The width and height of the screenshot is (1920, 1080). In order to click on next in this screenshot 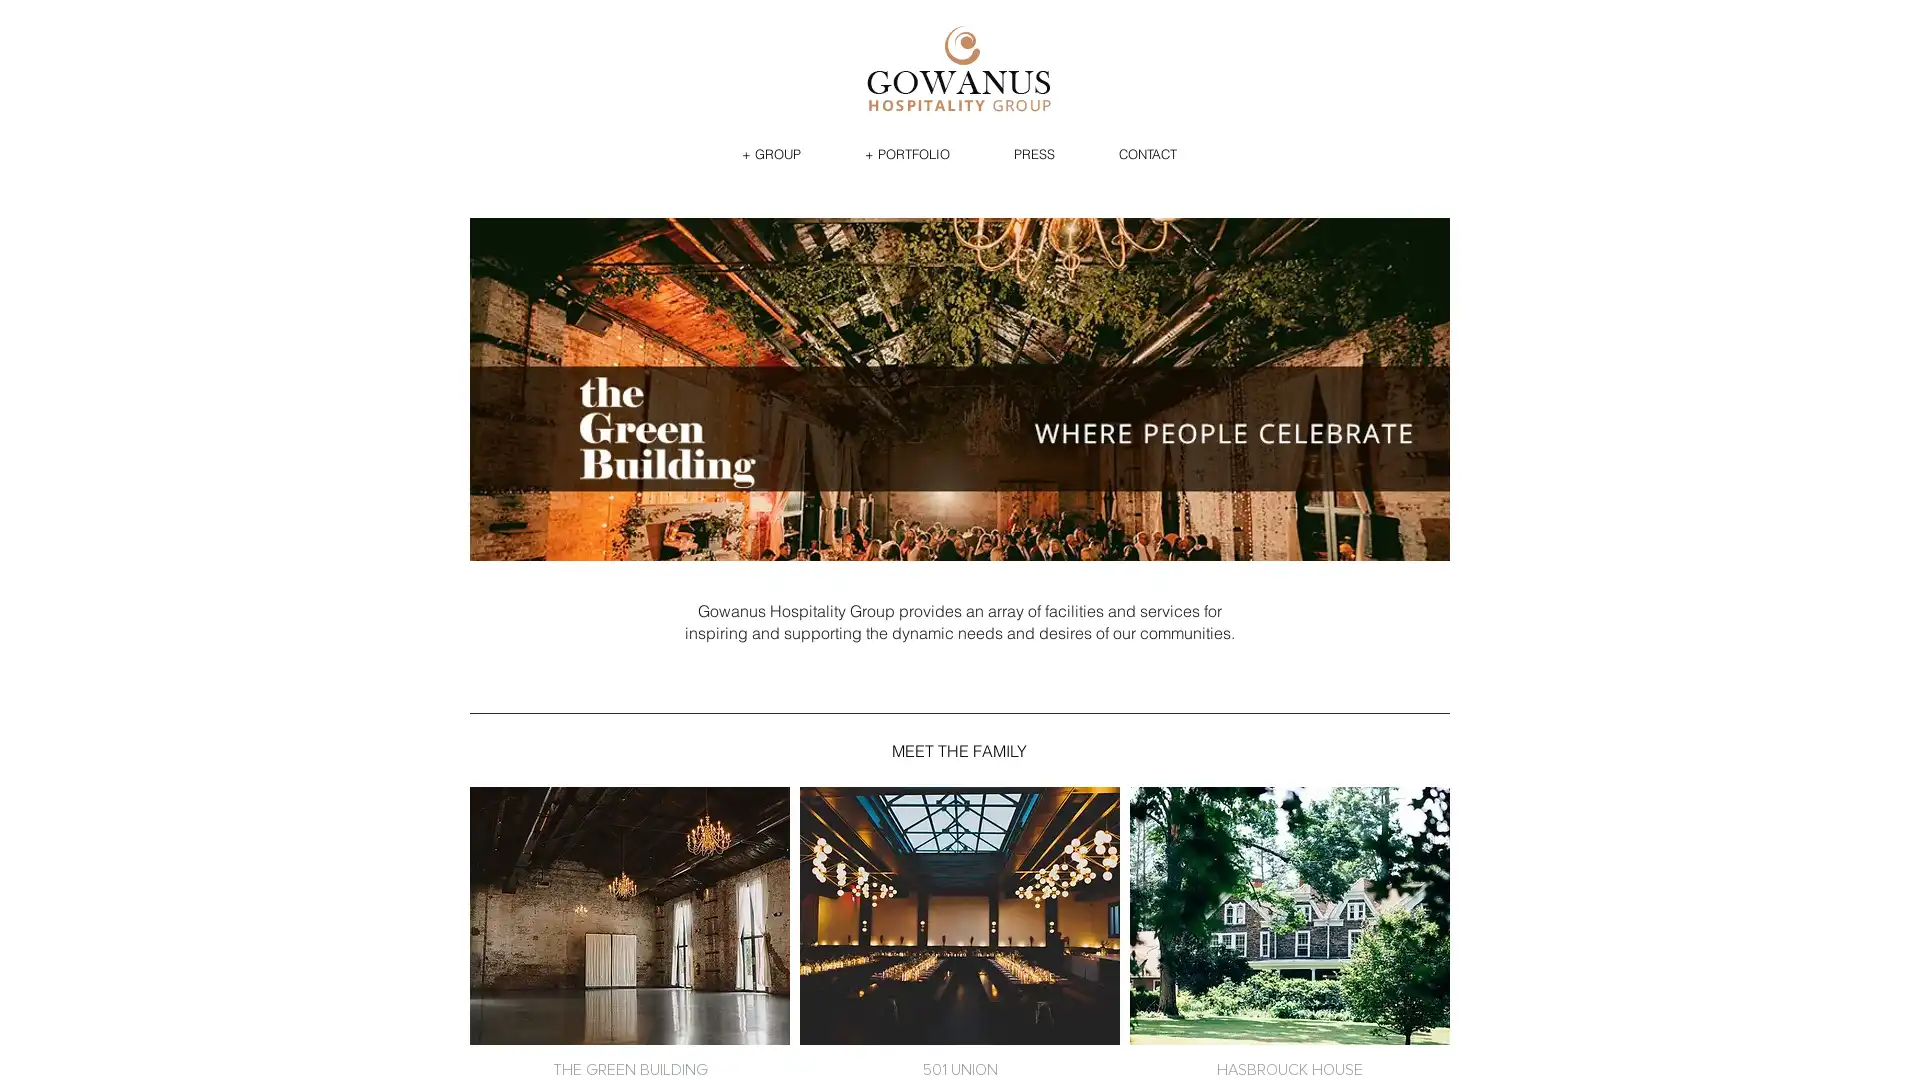, I will do `click(1406, 389)`.